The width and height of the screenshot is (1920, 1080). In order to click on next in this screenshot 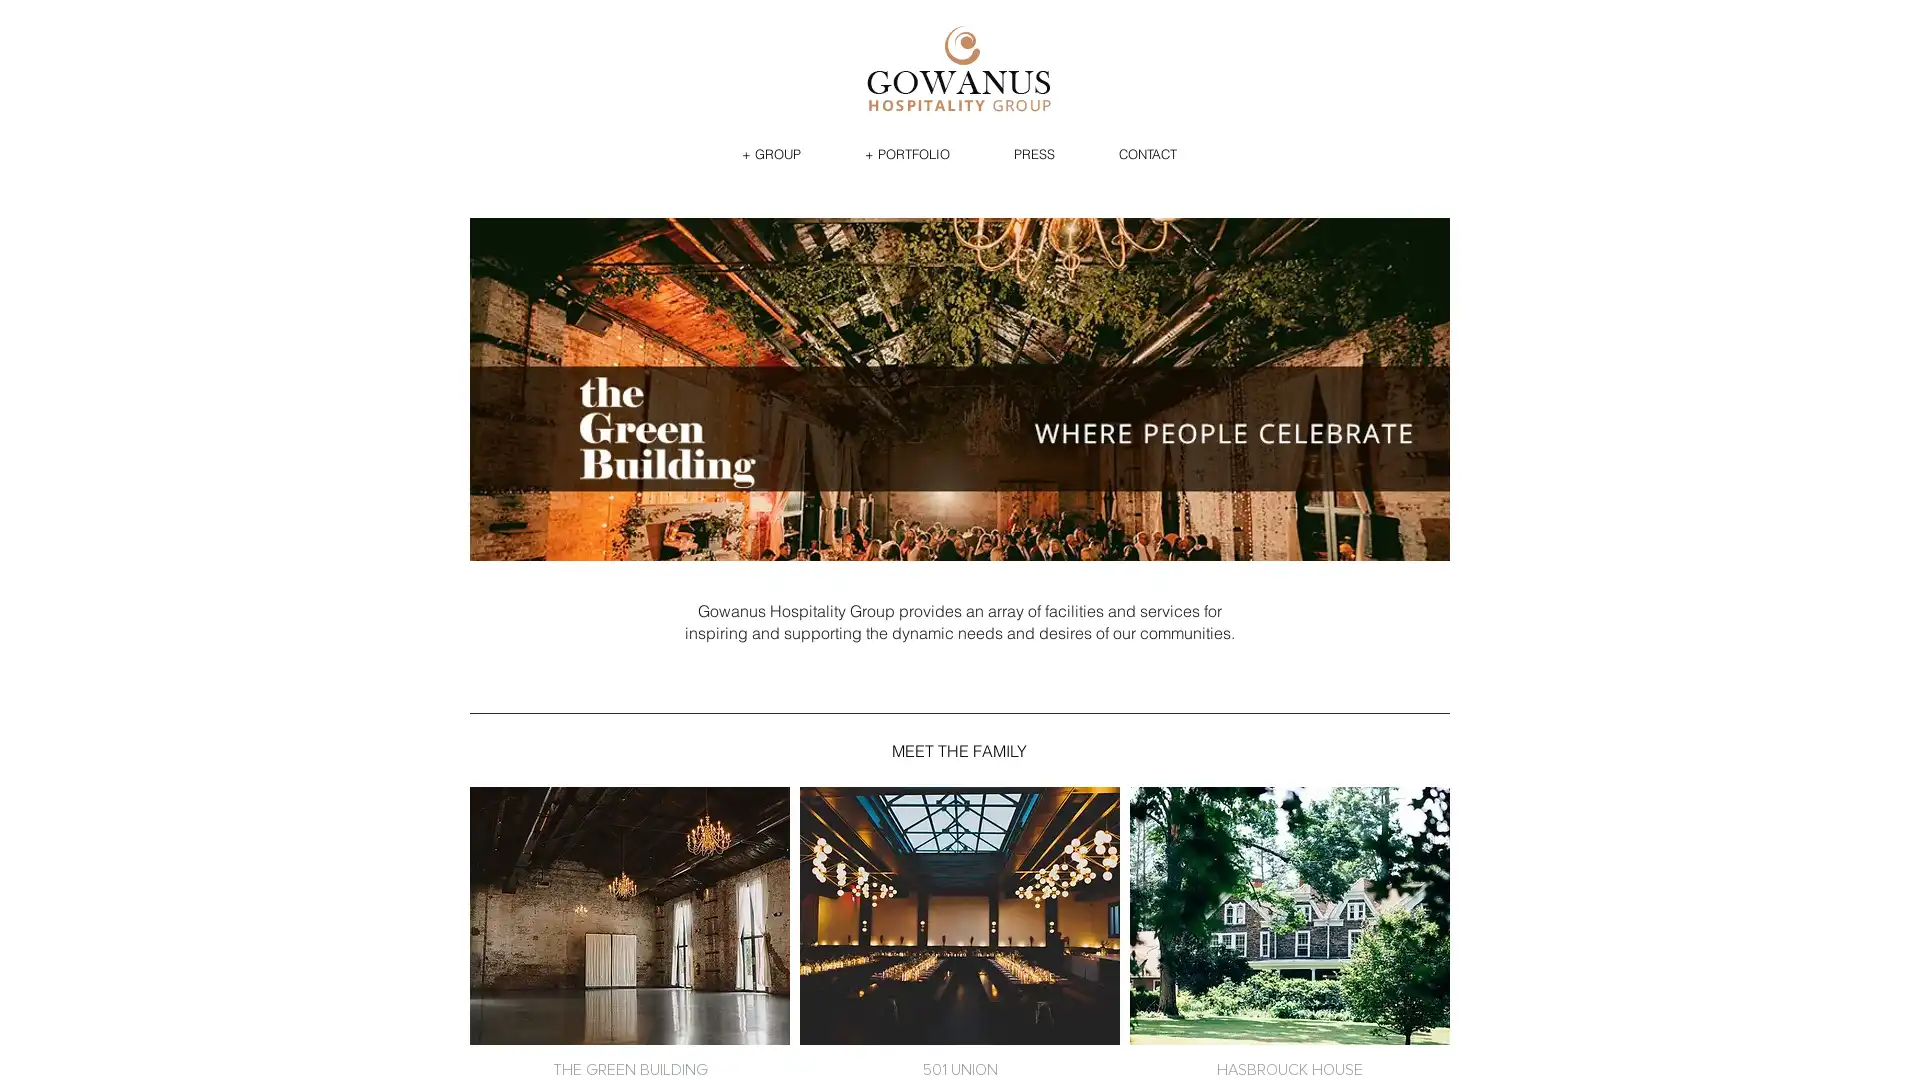, I will do `click(1406, 389)`.